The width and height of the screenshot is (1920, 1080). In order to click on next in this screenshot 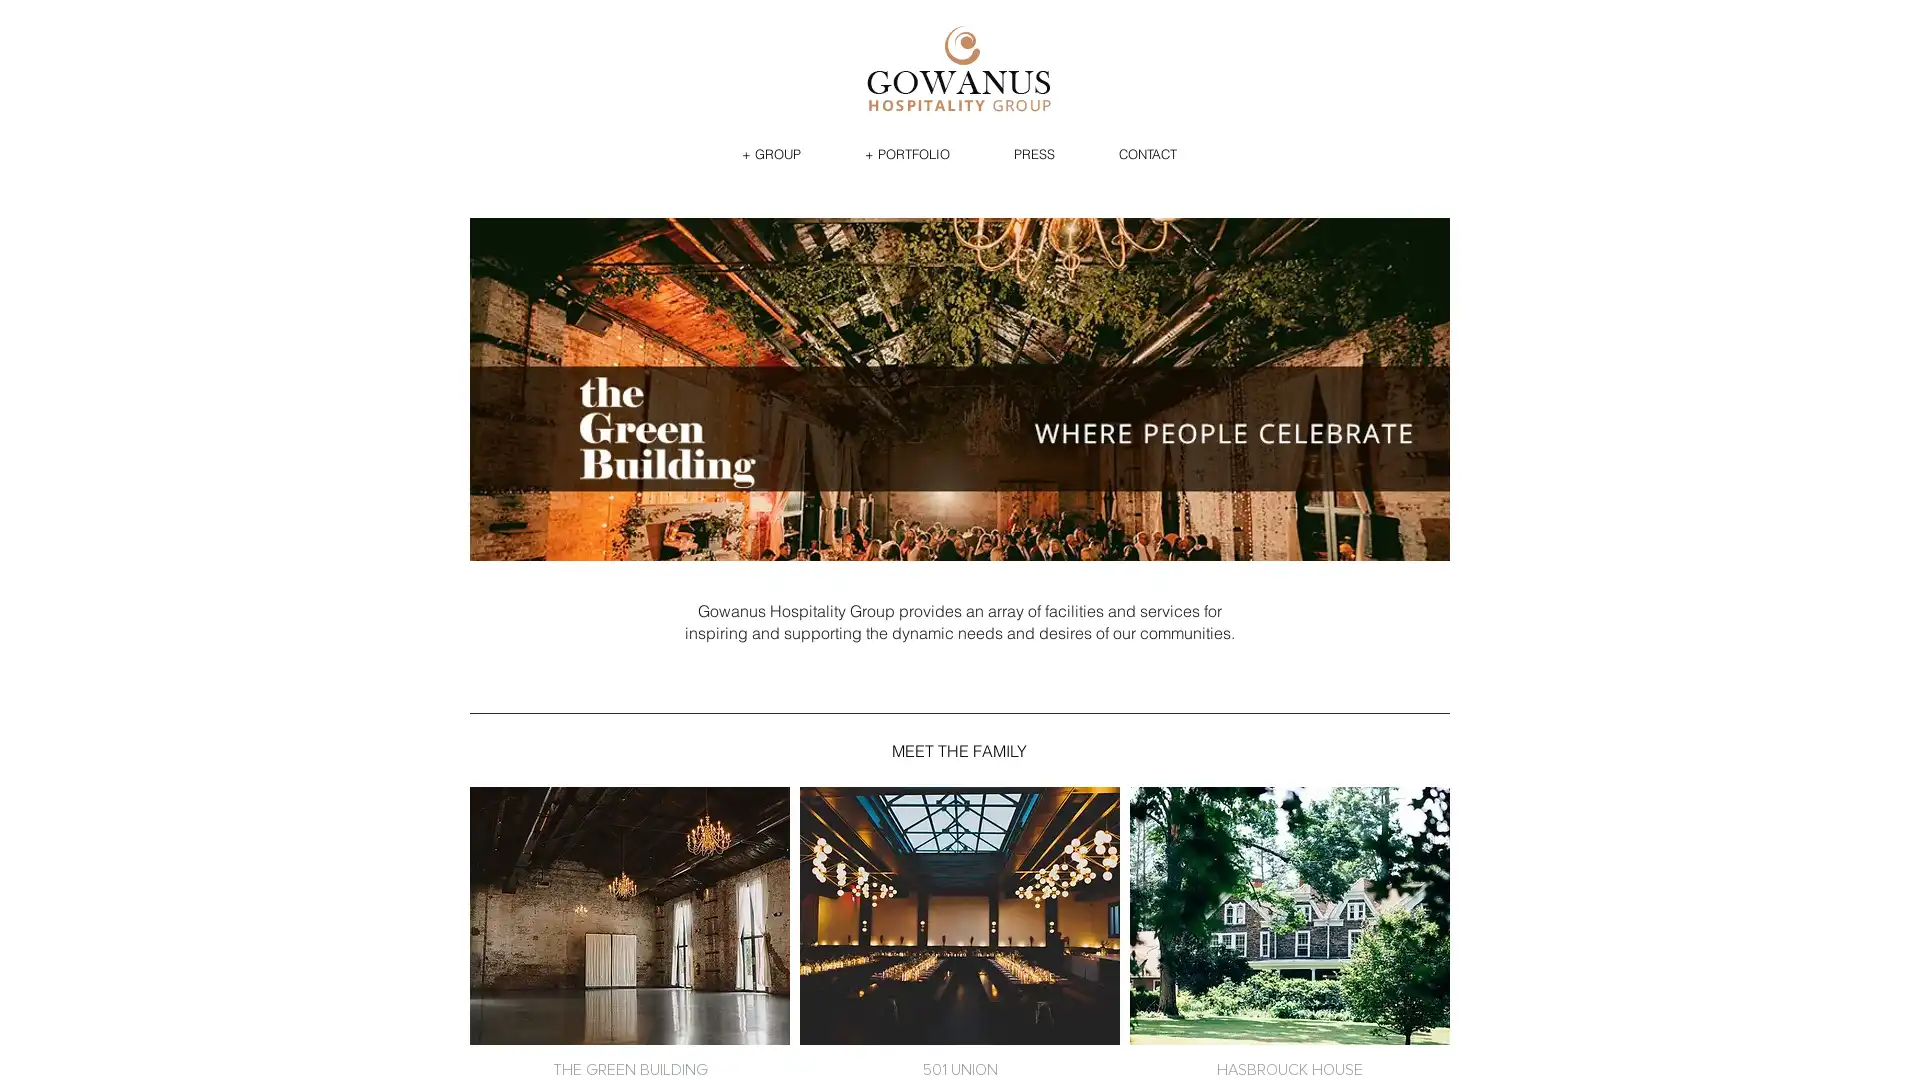, I will do `click(1406, 389)`.